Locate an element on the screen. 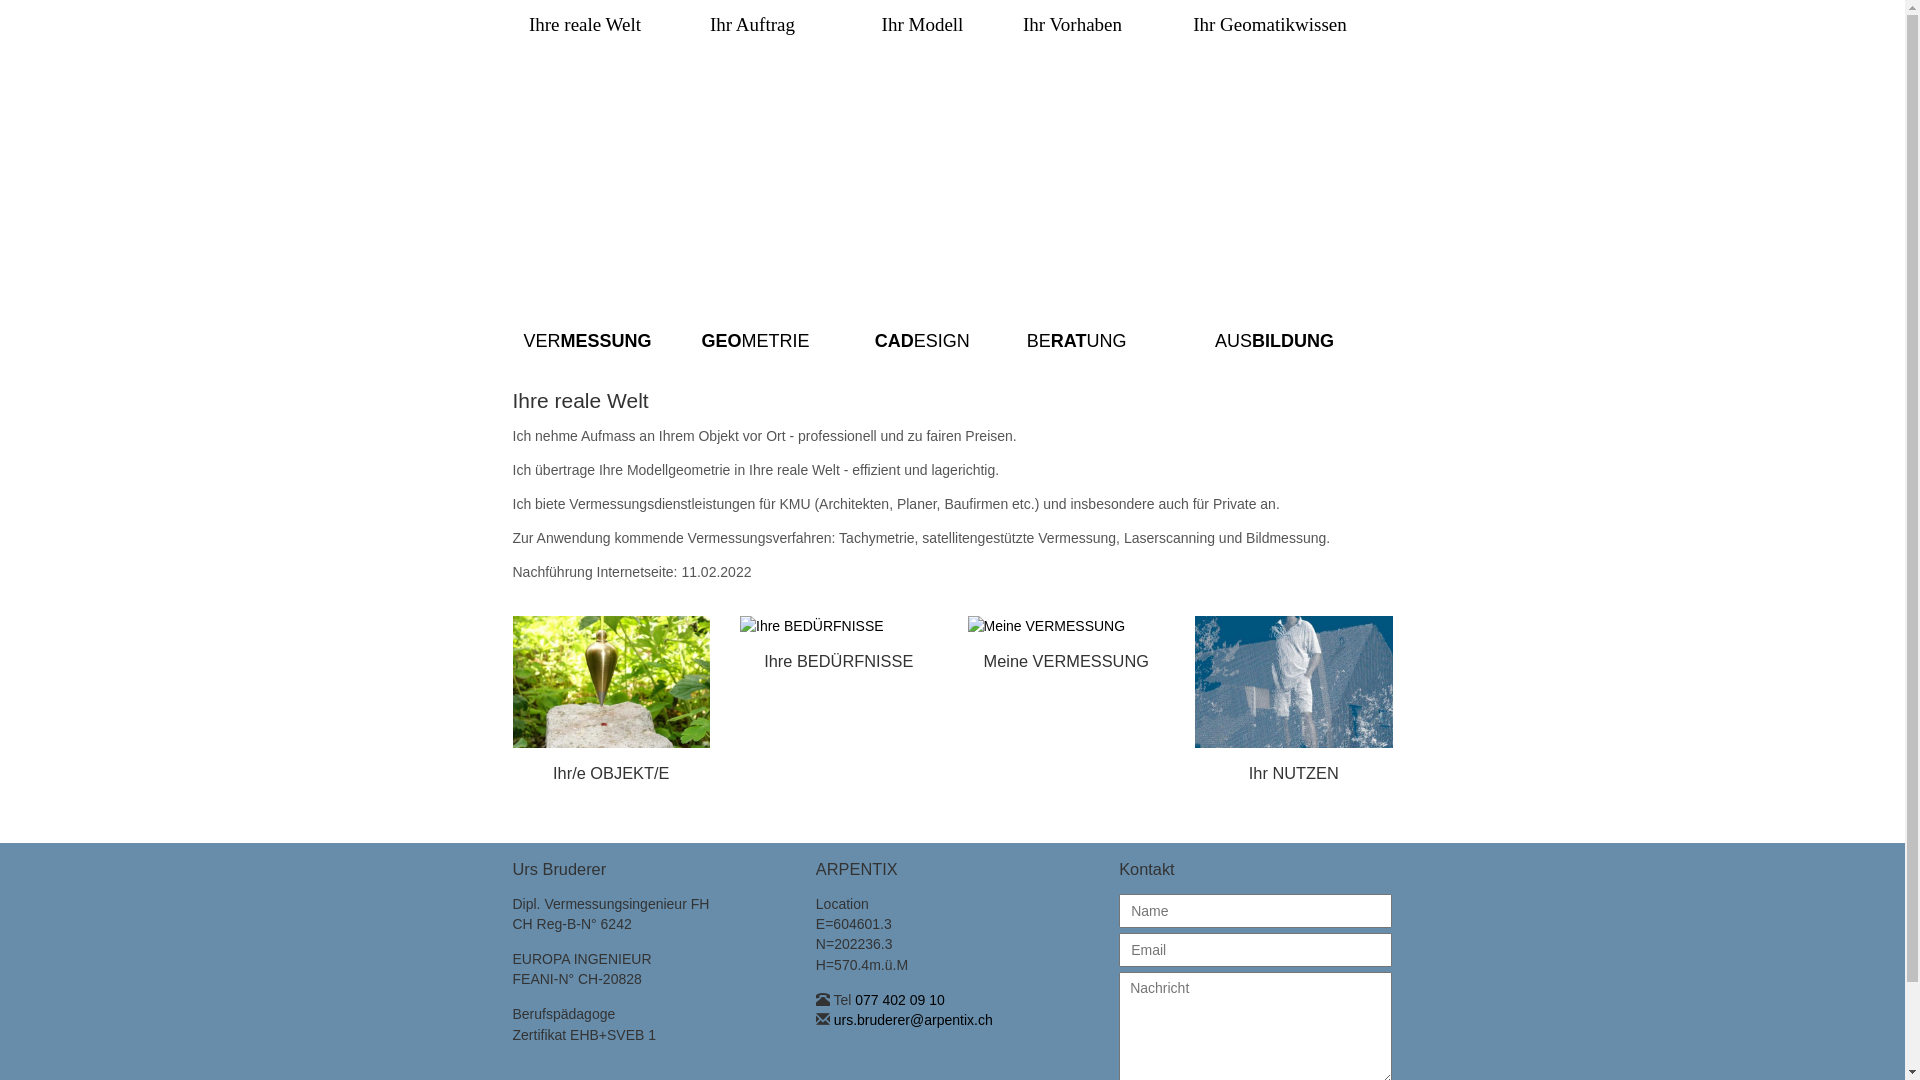 The height and width of the screenshot is (1080, 1920). 'Ihr Geomatikwissen' is located at coordinates (1269, 24).